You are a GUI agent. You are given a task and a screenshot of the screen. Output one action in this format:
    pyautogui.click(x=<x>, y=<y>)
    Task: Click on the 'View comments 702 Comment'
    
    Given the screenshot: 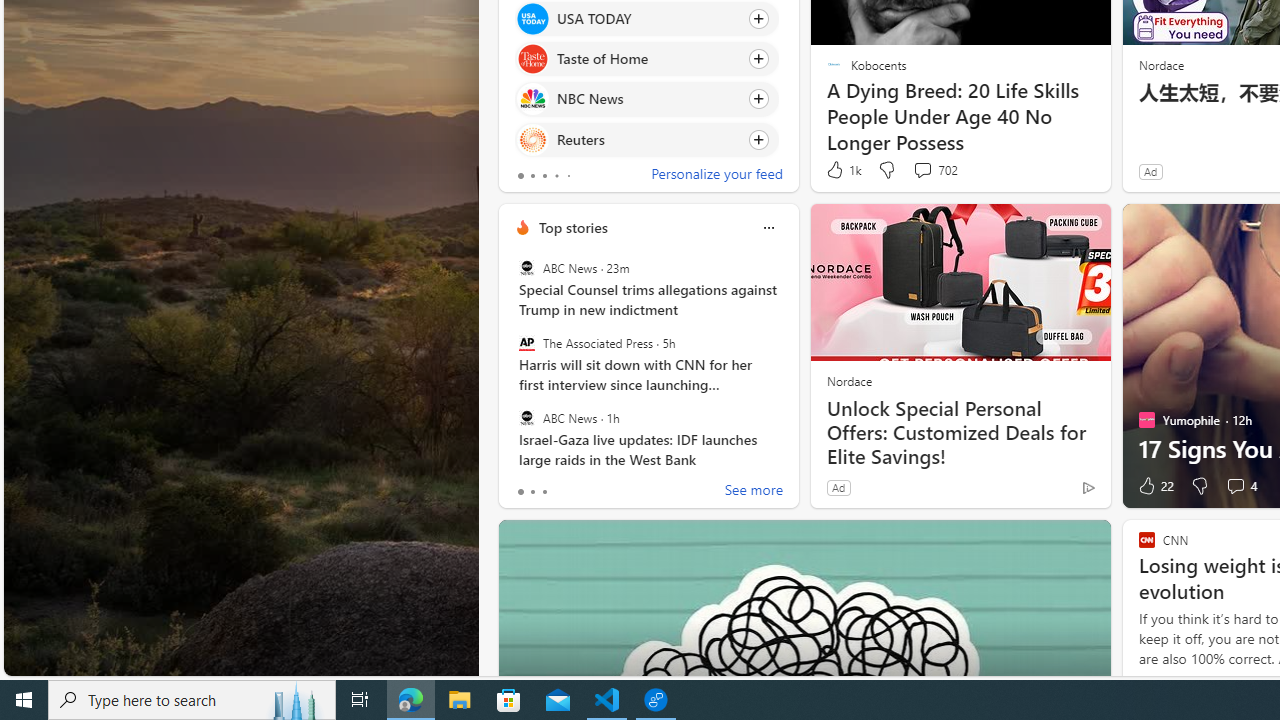 What is the action you would take?
    pyautogui.click(x=921, y=168)
    